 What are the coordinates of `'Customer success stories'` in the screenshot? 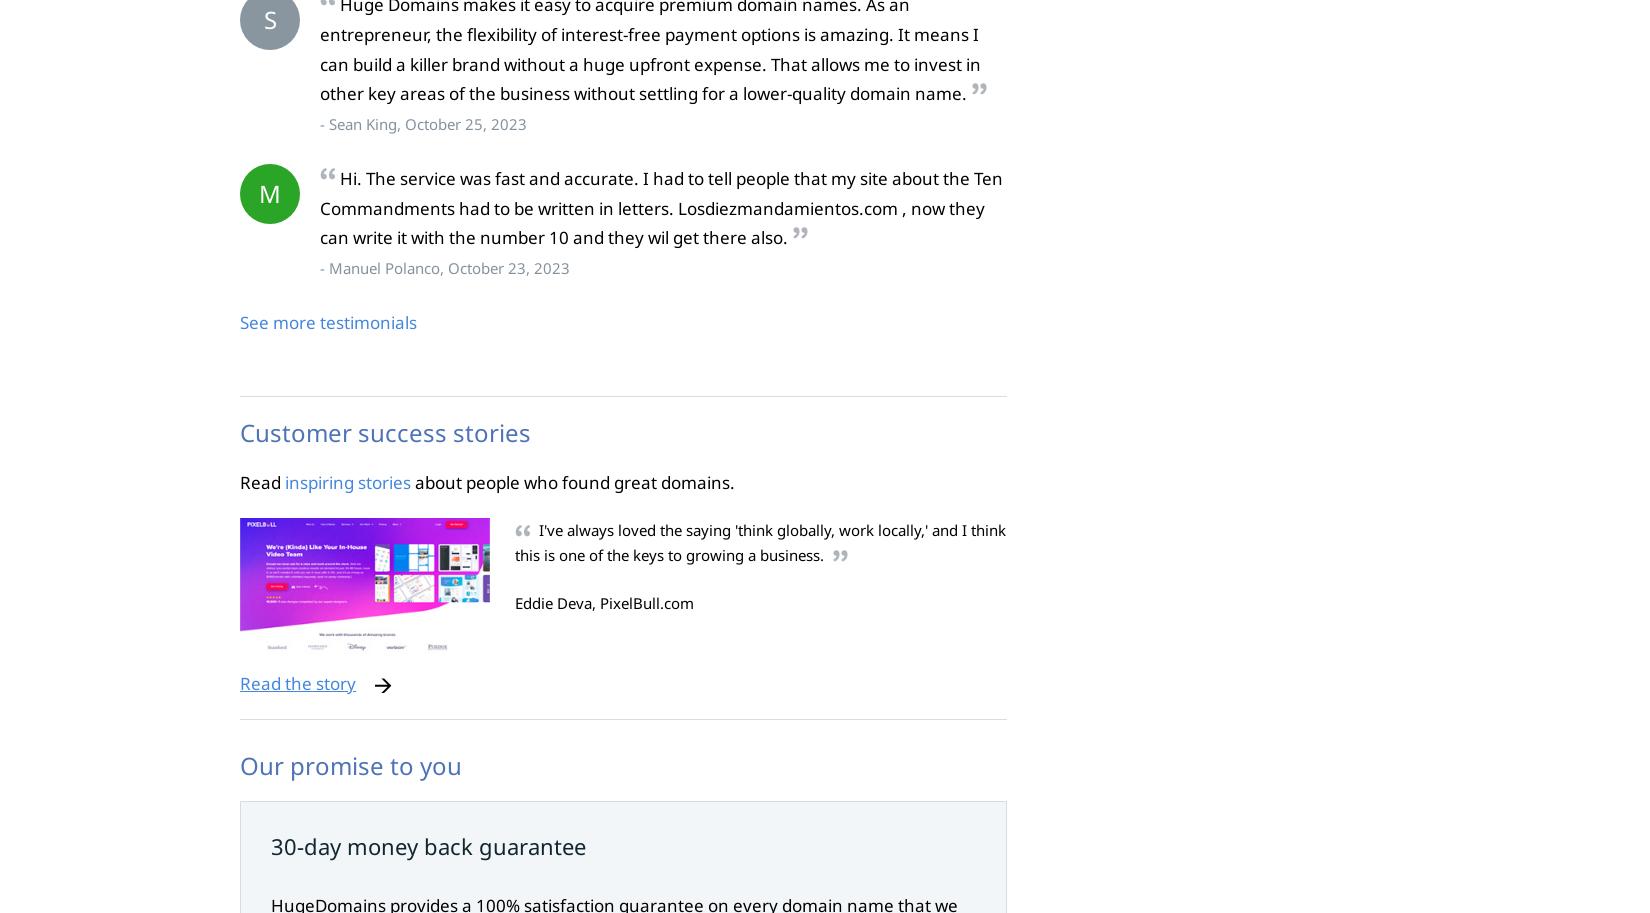 It's located at (385, 432).